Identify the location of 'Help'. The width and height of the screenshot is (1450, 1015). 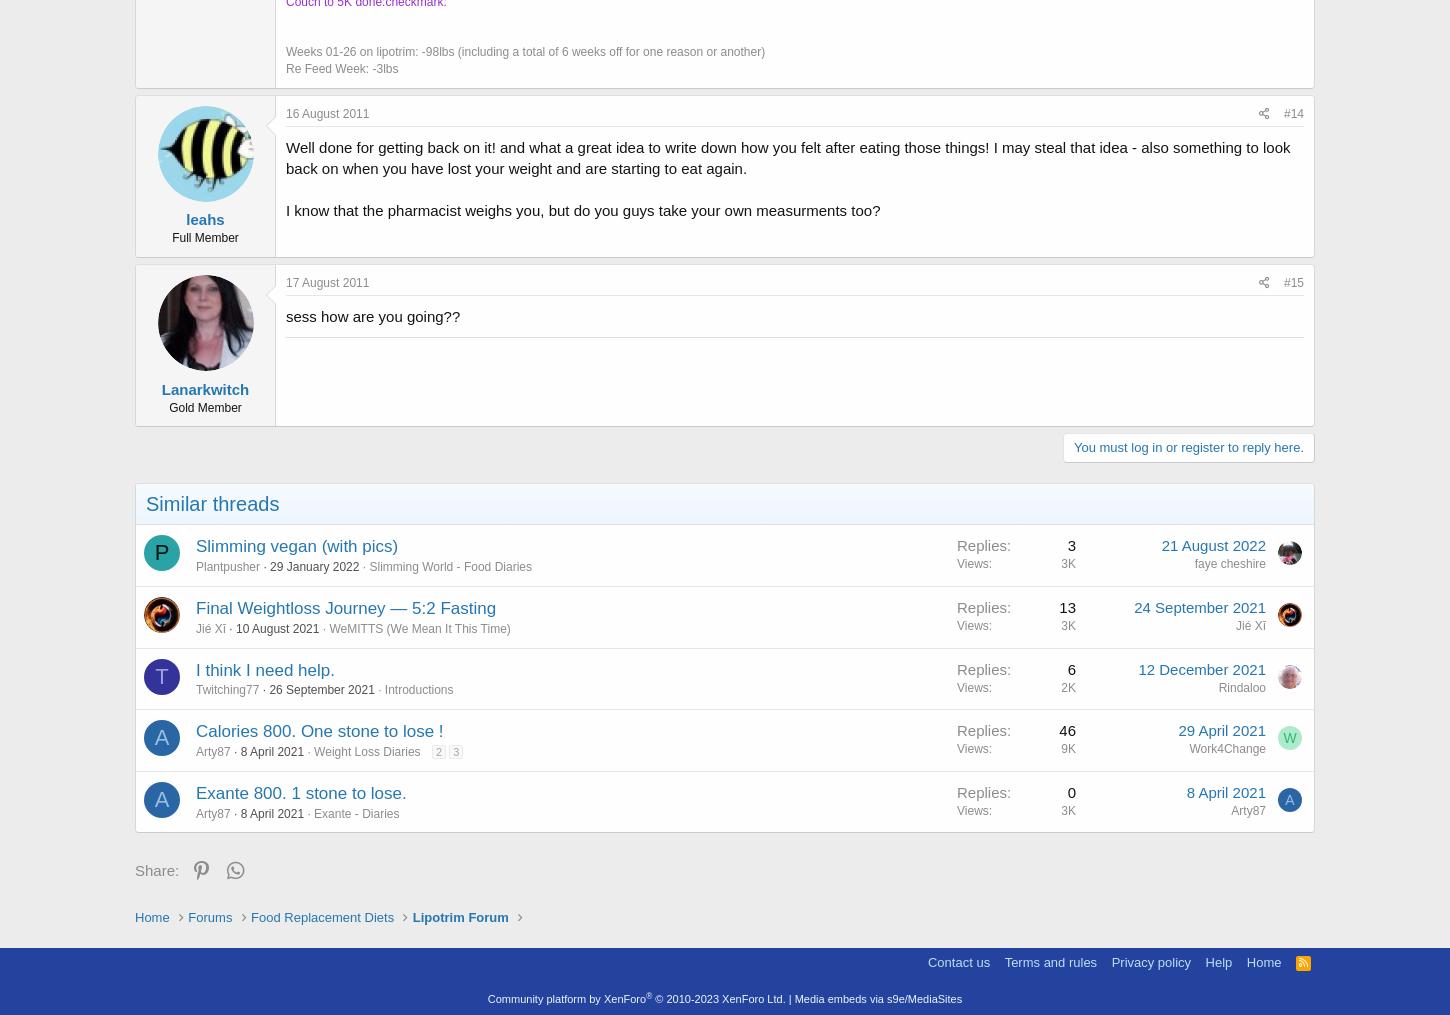
(1218, 961).